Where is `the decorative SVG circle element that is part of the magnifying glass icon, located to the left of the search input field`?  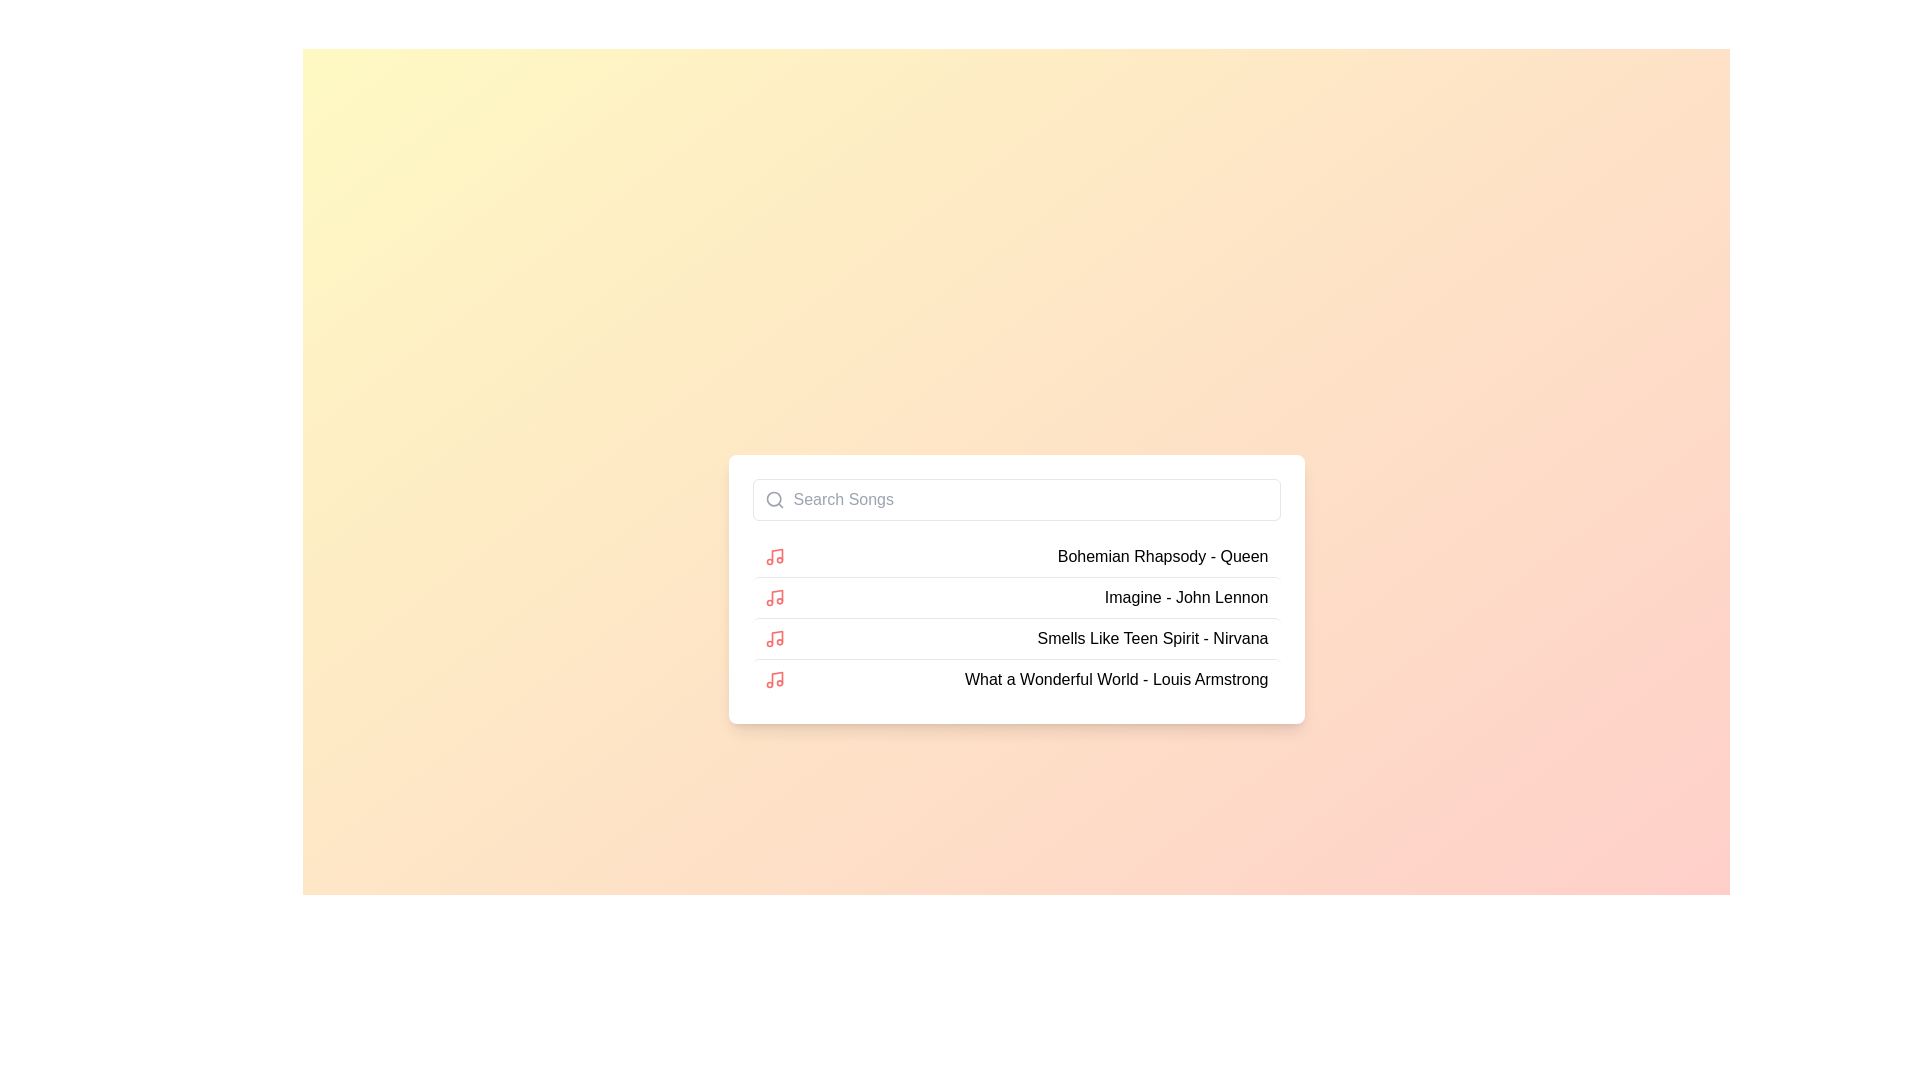 the decorative SVG circle element that is part of the magnifying glass icon, located to the left of the search input field is located at coordinates (772, 497).